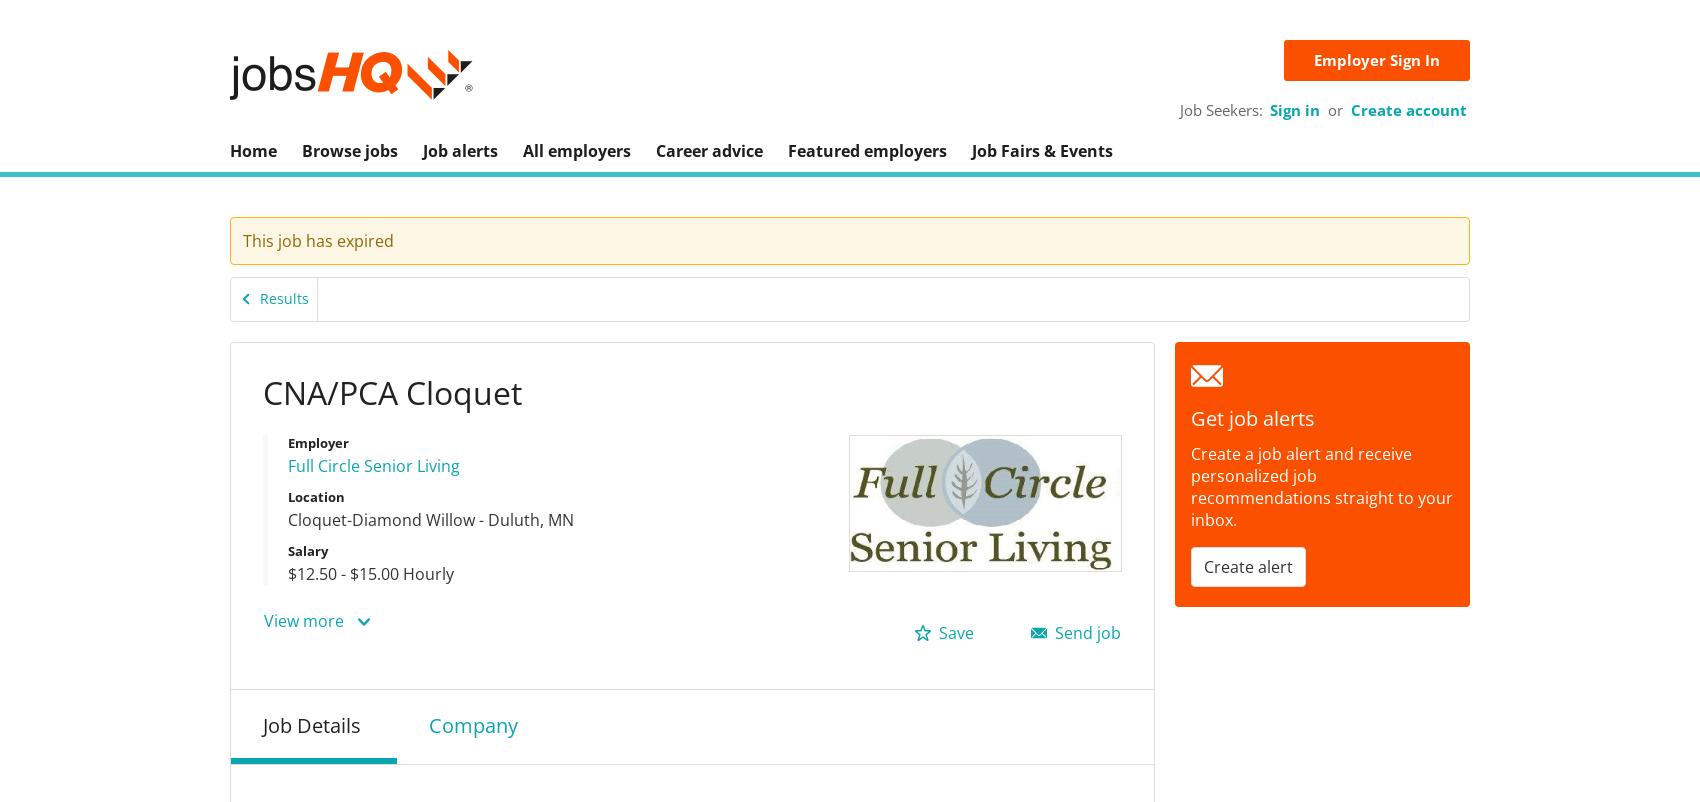 The image size is (1700, 802). I want to click on 'All employers', so click(575, 150).